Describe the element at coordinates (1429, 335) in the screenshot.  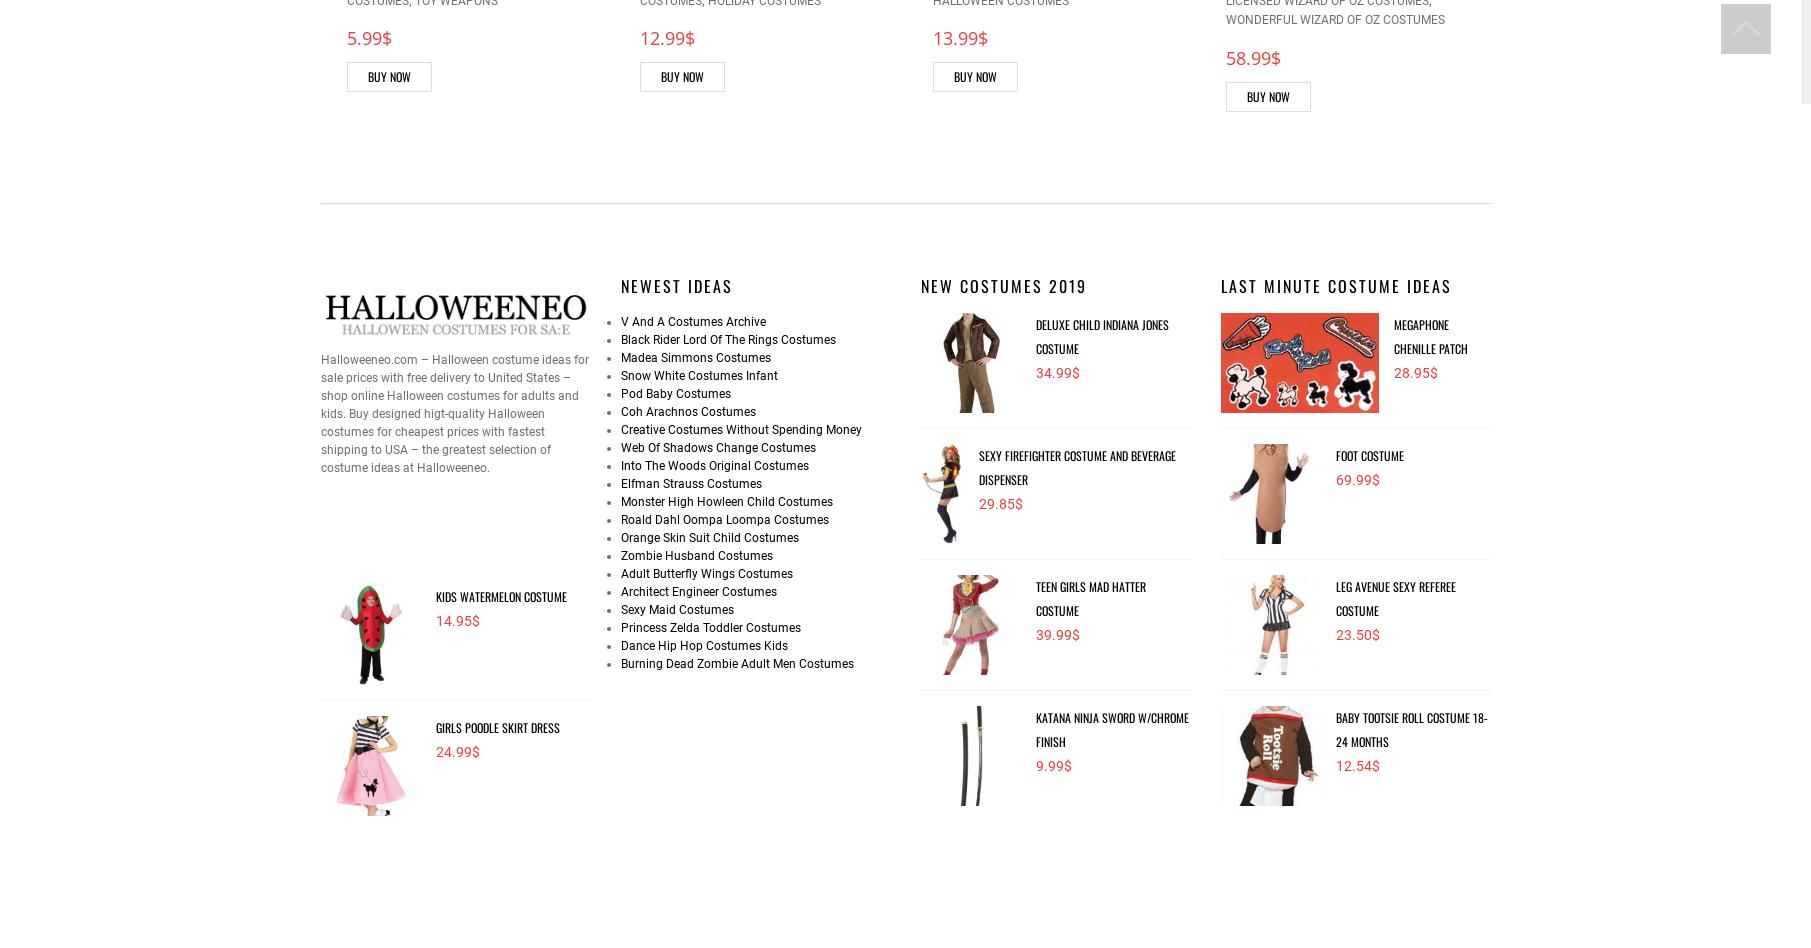
I see `'Megaphone Chenille Patch'` at that location.